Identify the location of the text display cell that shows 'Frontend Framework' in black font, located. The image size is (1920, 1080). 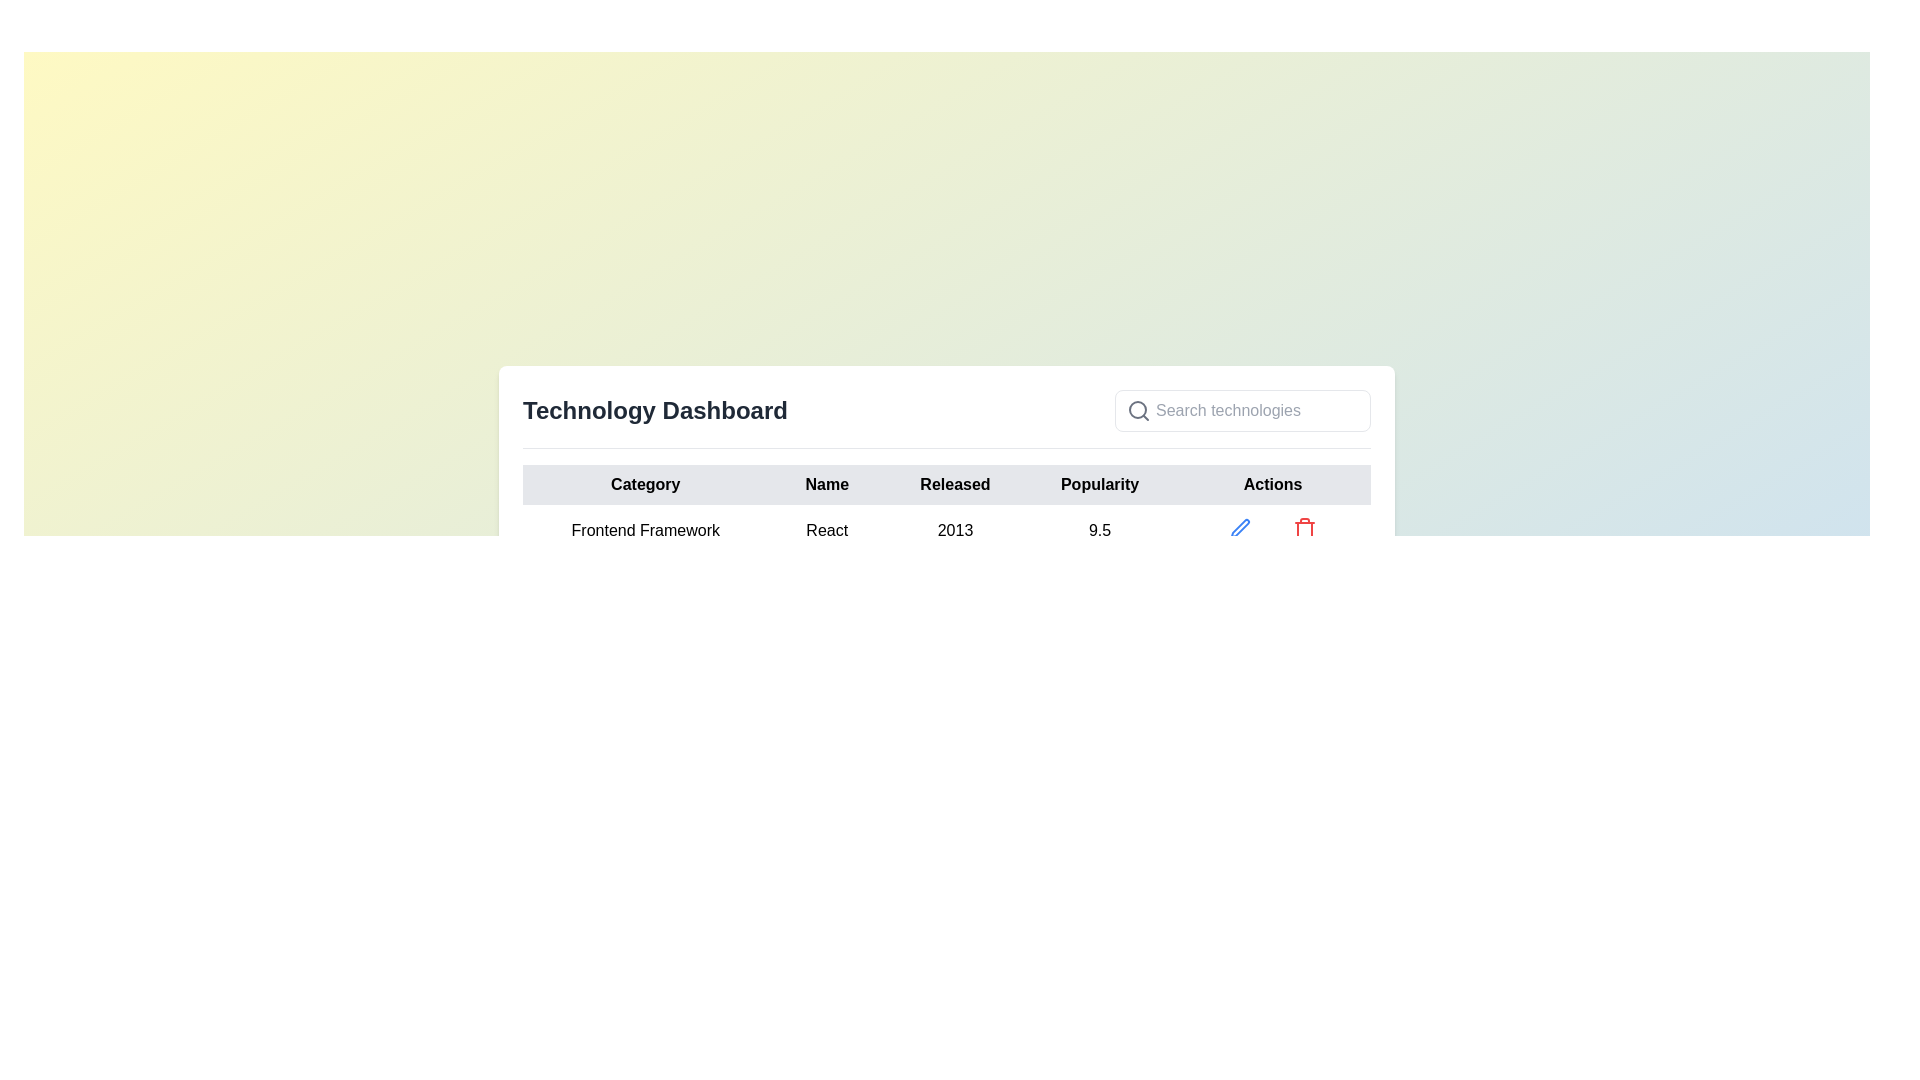
(645, 529).